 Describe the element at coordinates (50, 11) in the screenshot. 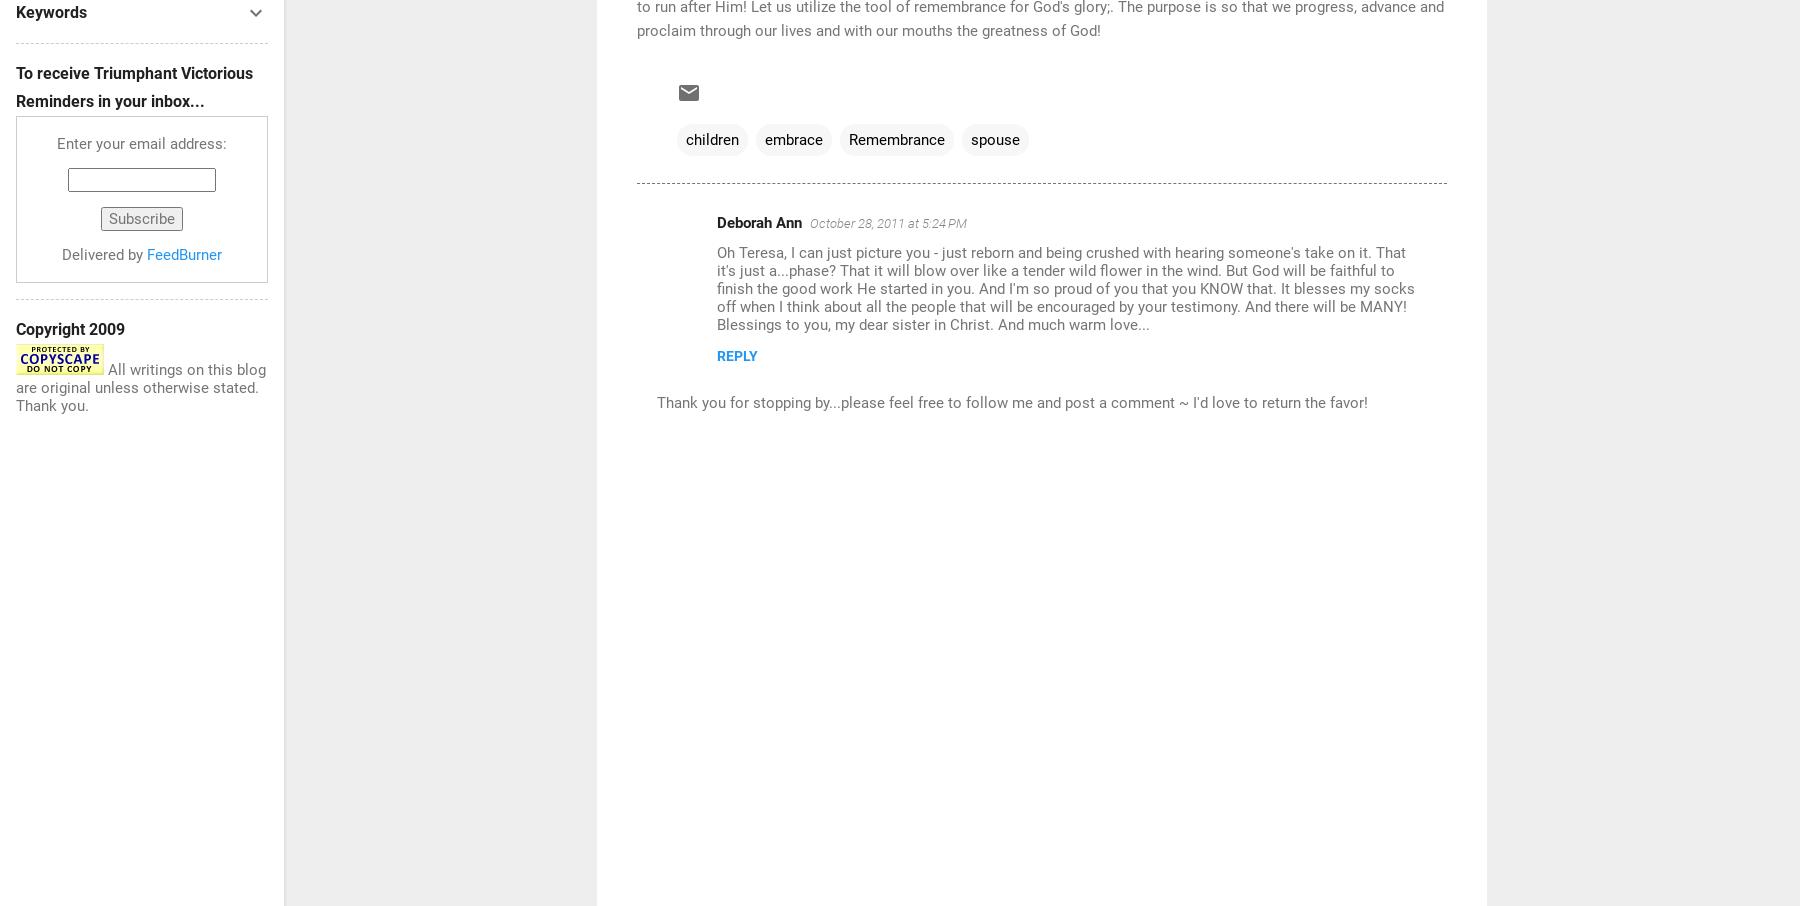

I see `'Keywords'` at that location.